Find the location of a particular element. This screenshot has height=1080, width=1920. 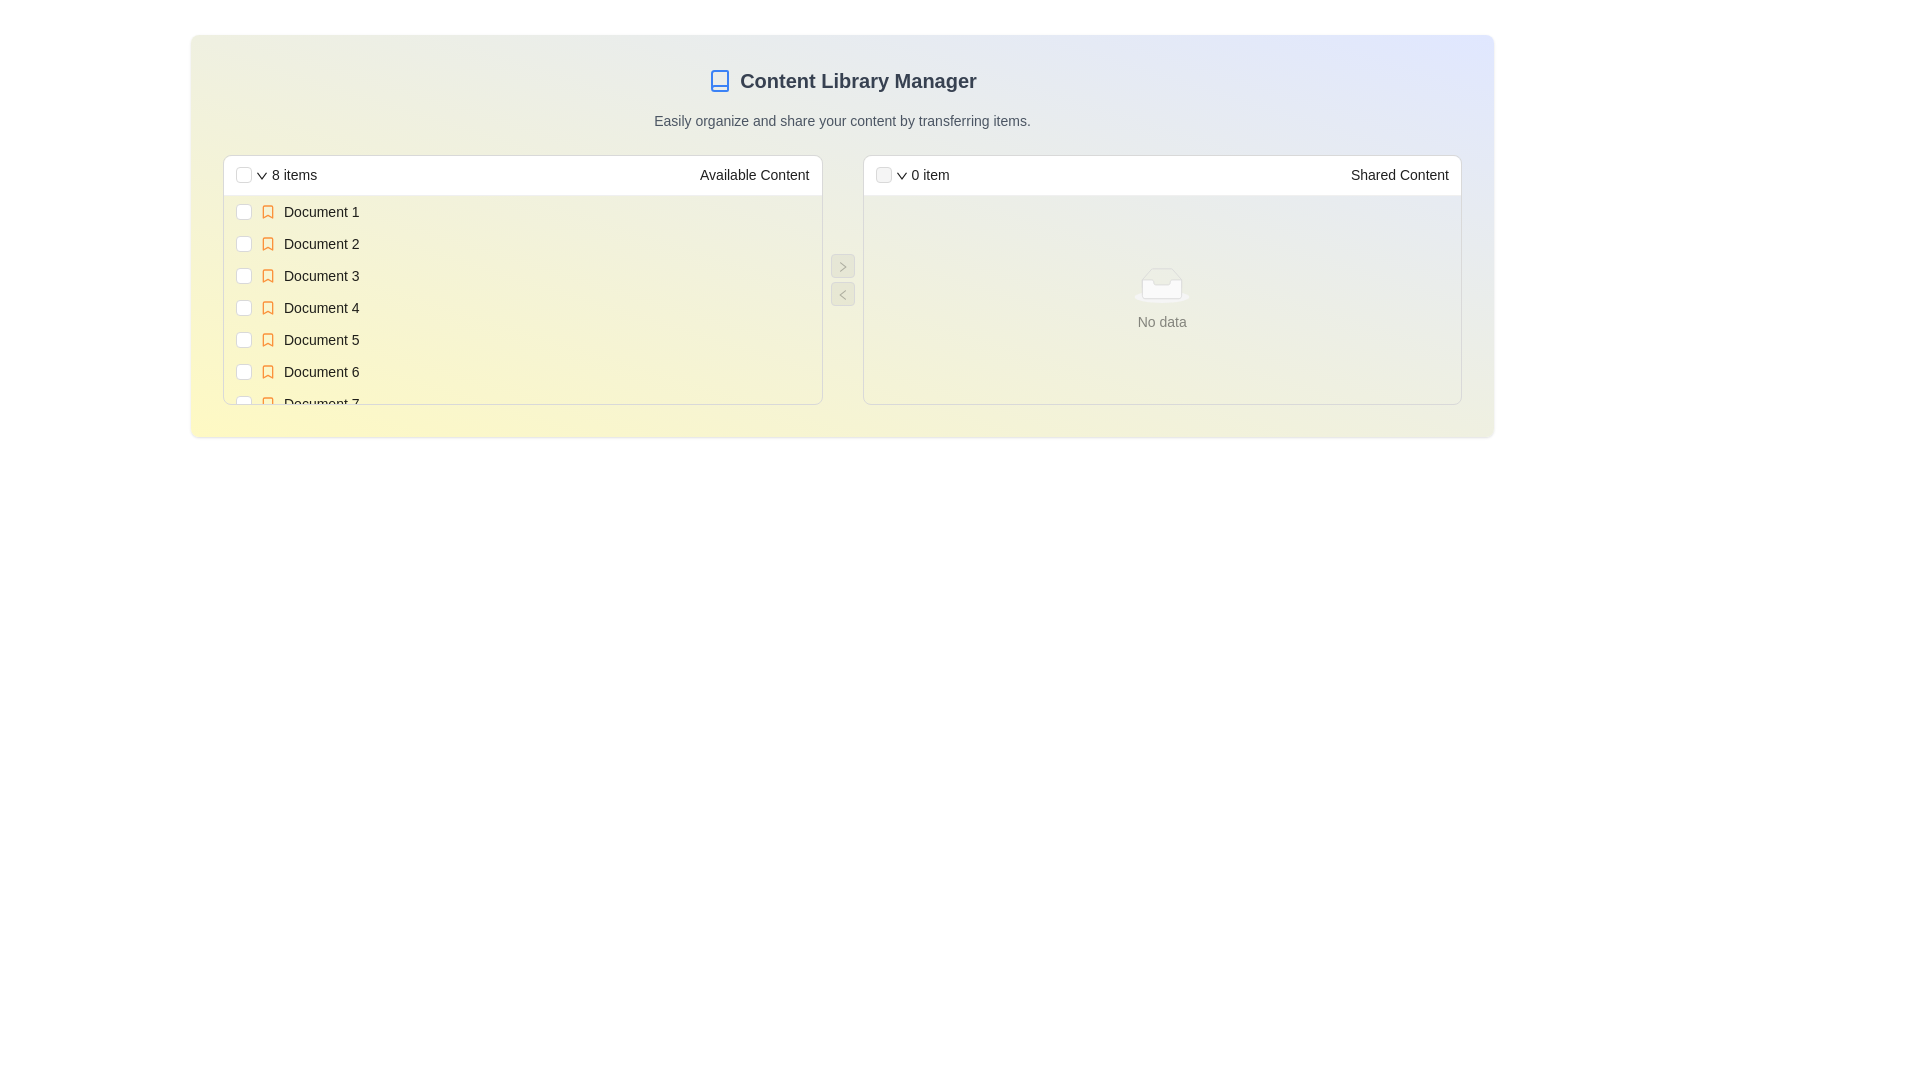

the text label indicating that no data is available in the current context of the 'Shared Content' section in the Content Library Manager interface is located at coordinates (1162, 320).